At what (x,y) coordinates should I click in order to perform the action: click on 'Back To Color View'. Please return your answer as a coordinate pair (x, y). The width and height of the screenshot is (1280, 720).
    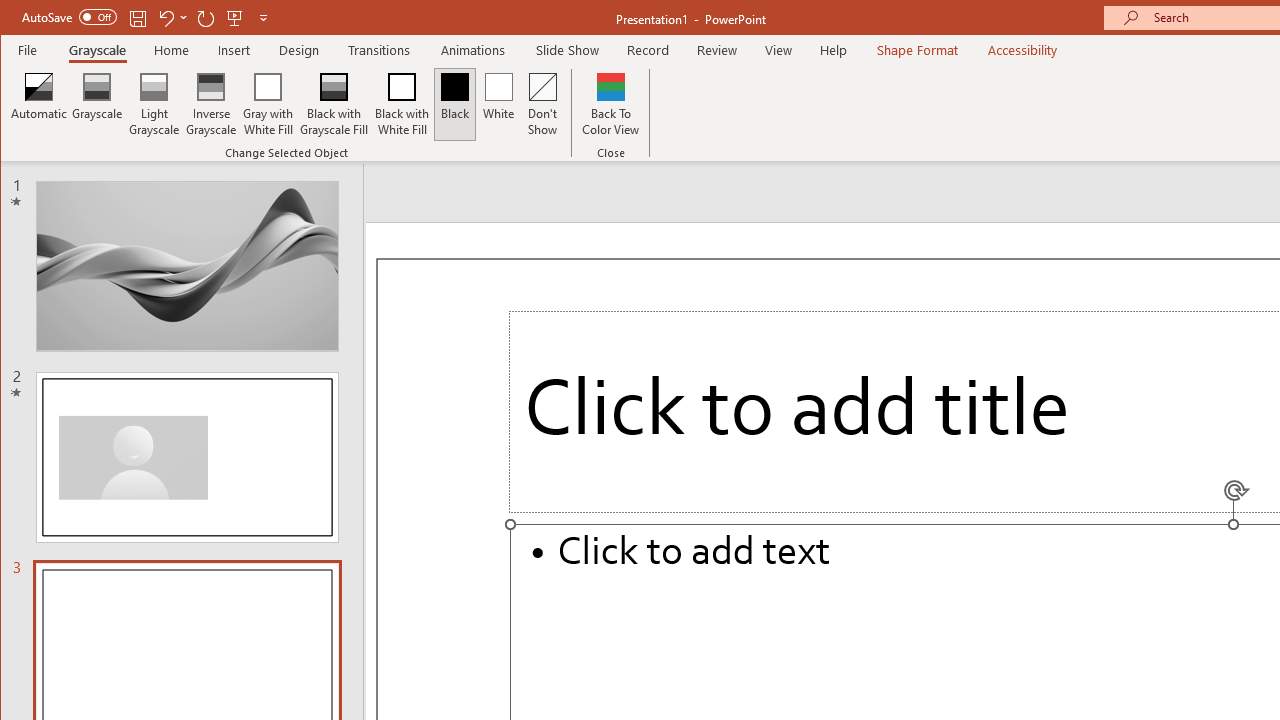
    Looking at the image, I should click on (610, 104).